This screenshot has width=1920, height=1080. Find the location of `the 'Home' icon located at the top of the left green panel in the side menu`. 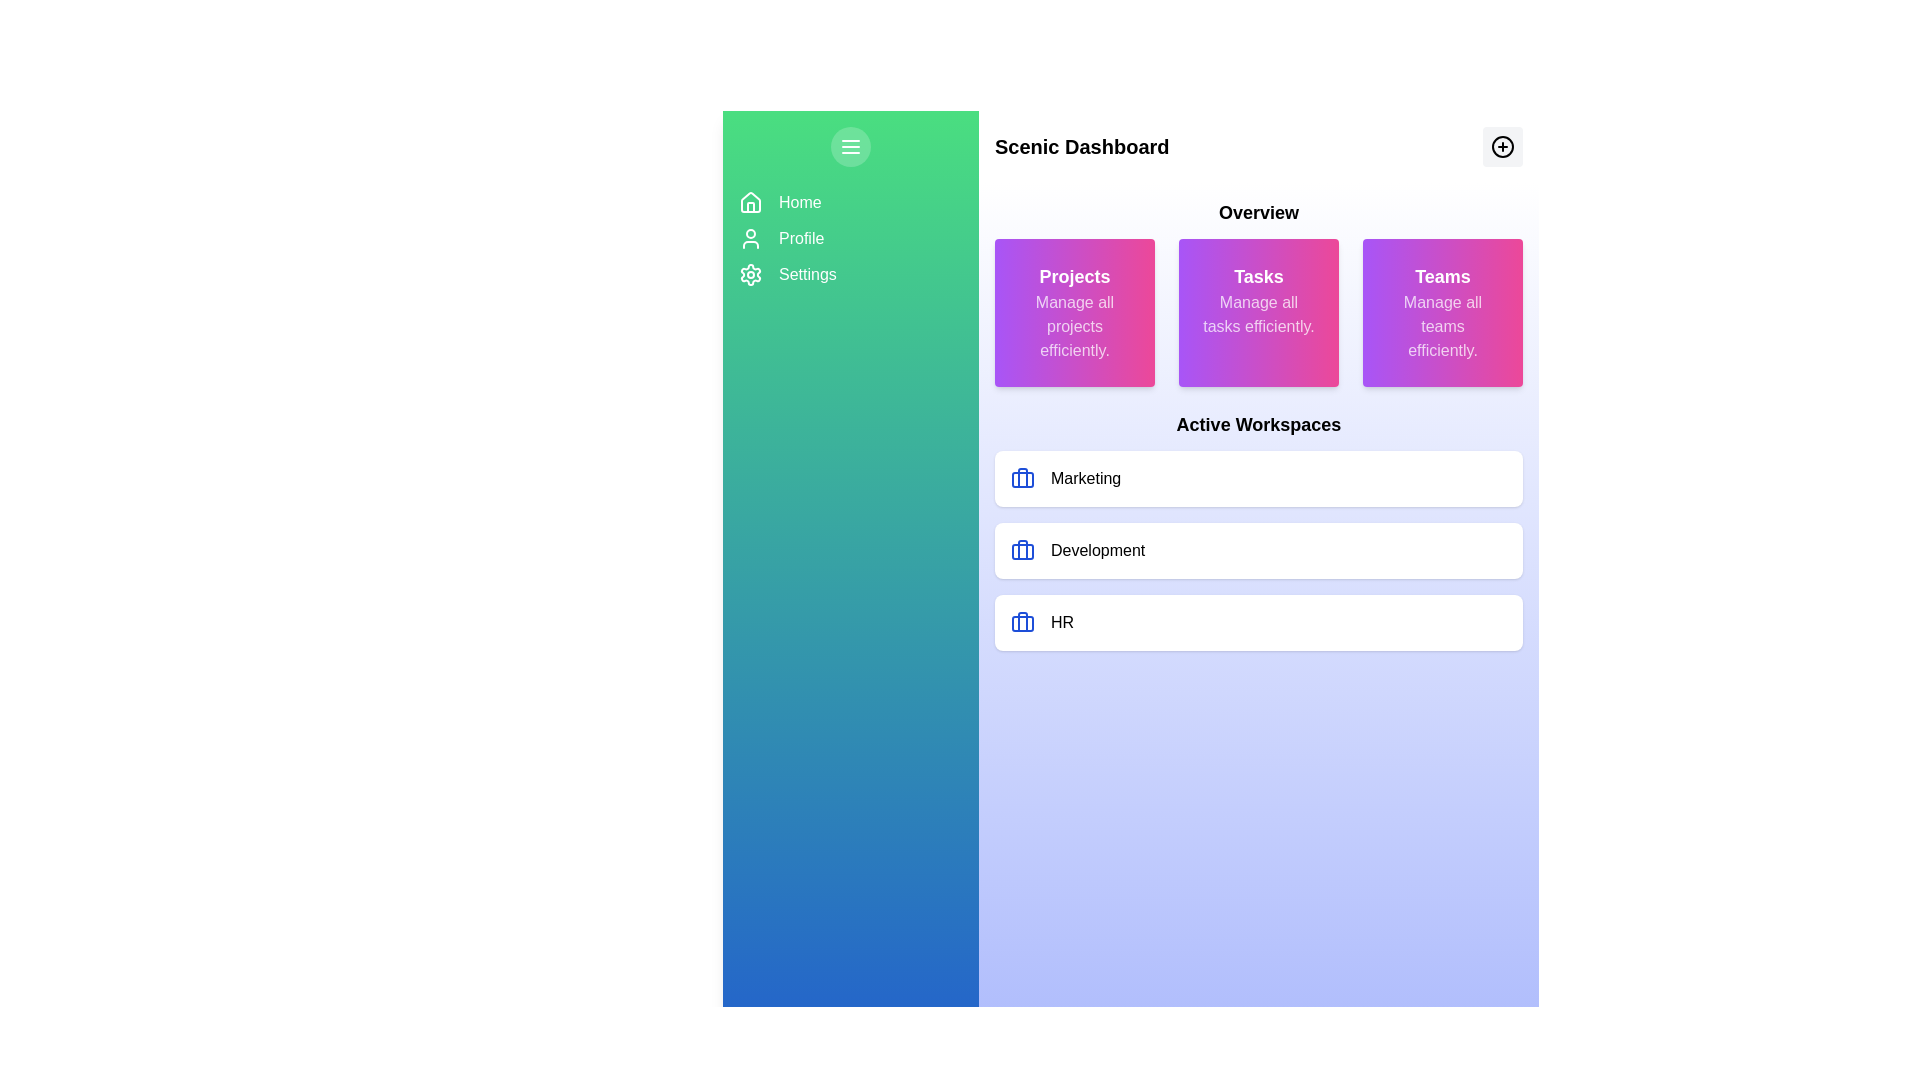

the 'Home' icon located at the top of the left green panel in the side menu is located at coordinates (749, 207).